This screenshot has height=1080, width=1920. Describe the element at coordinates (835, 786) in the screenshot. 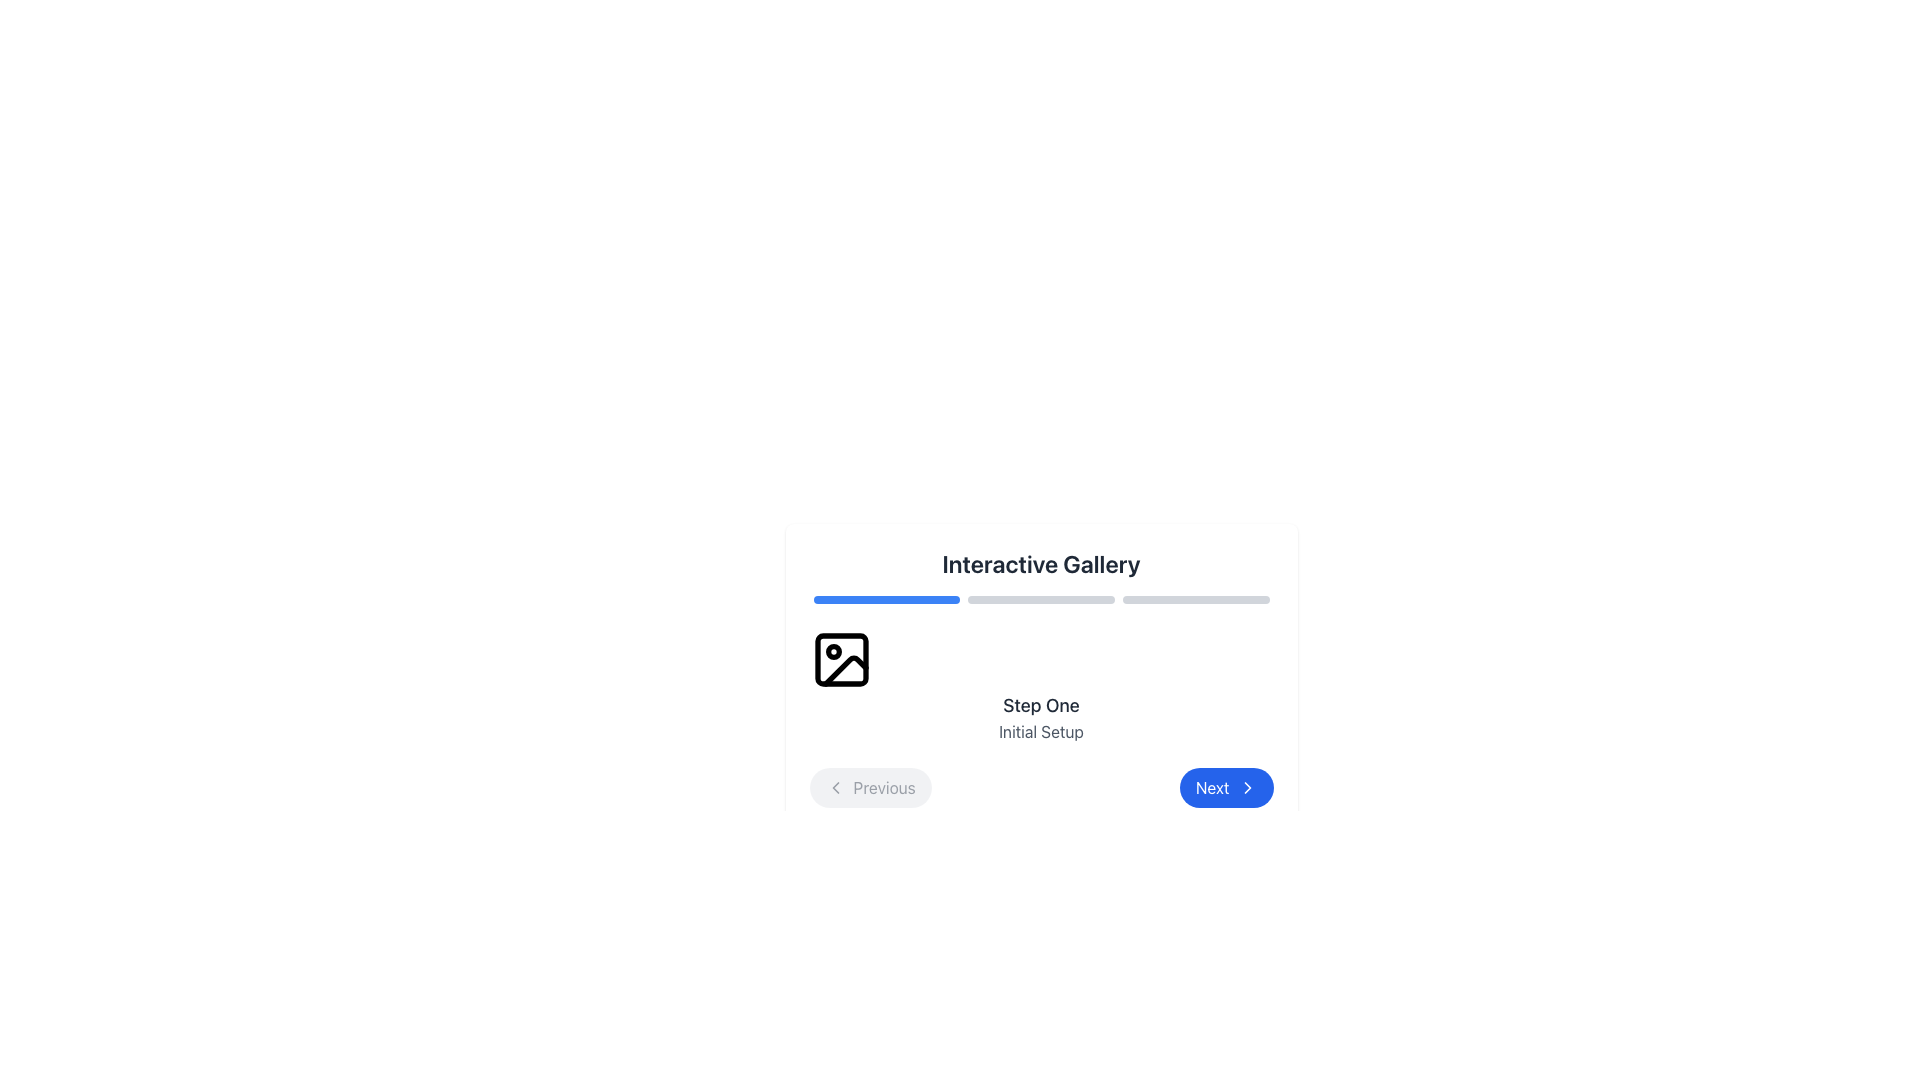

I see `the 'Previous' button, which features a leftward-facing chevron icon, by simulating a keyboard interaction` at that location.